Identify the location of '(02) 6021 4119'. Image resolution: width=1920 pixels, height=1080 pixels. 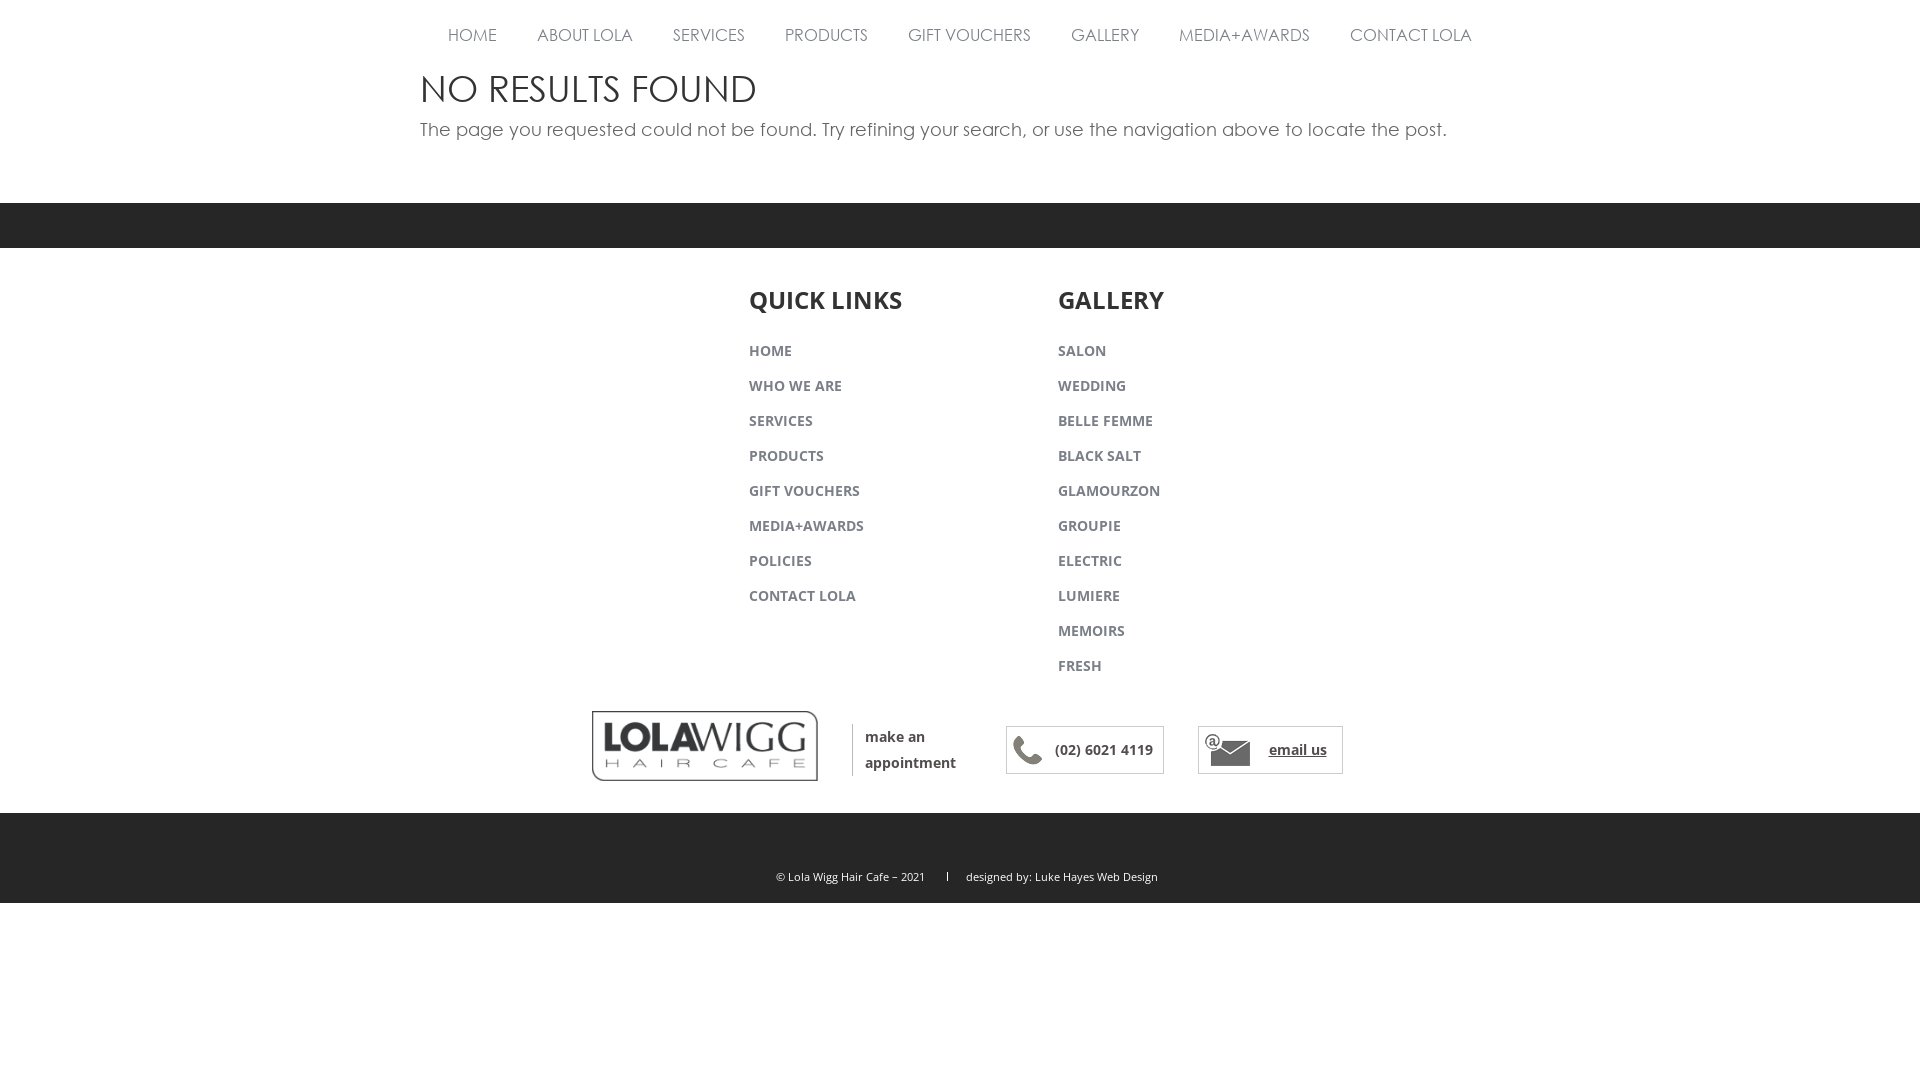
(1102, 749).